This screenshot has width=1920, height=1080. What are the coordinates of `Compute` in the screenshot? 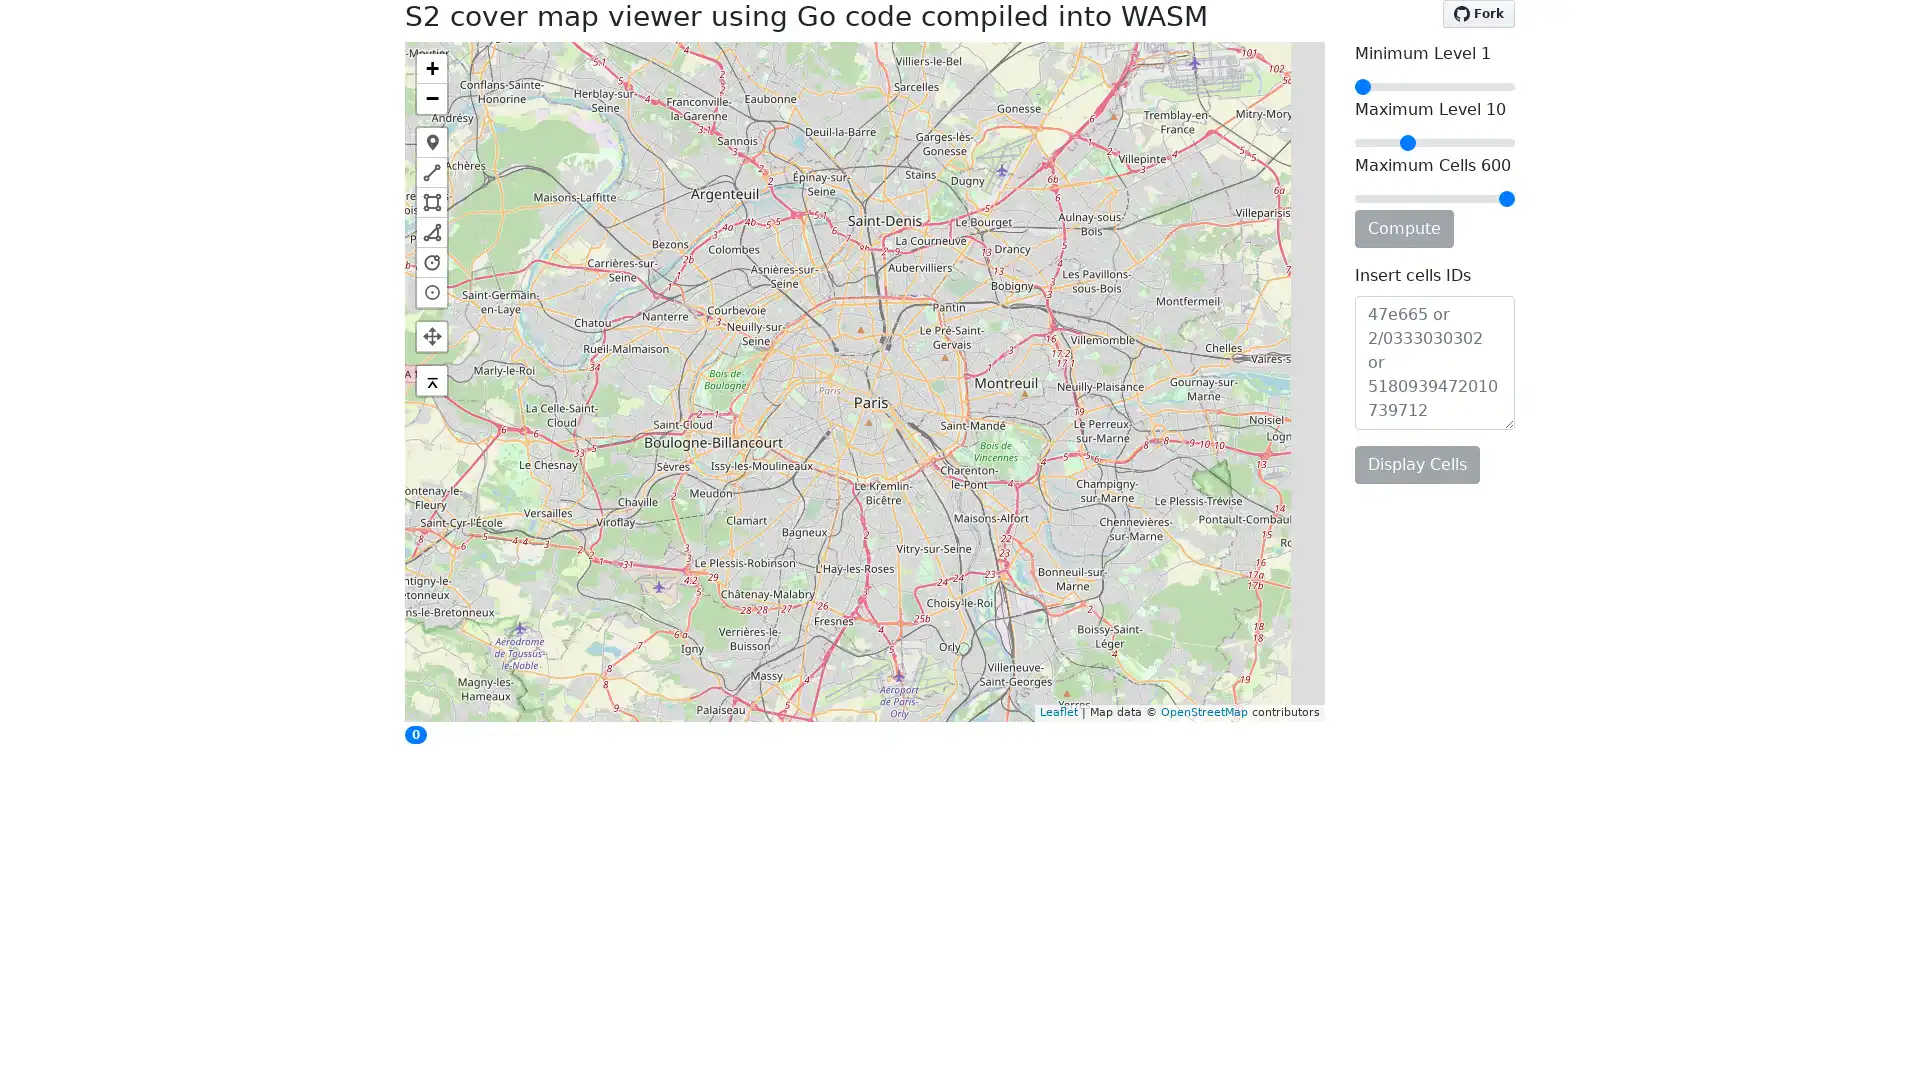 It's located at (1403, 226).